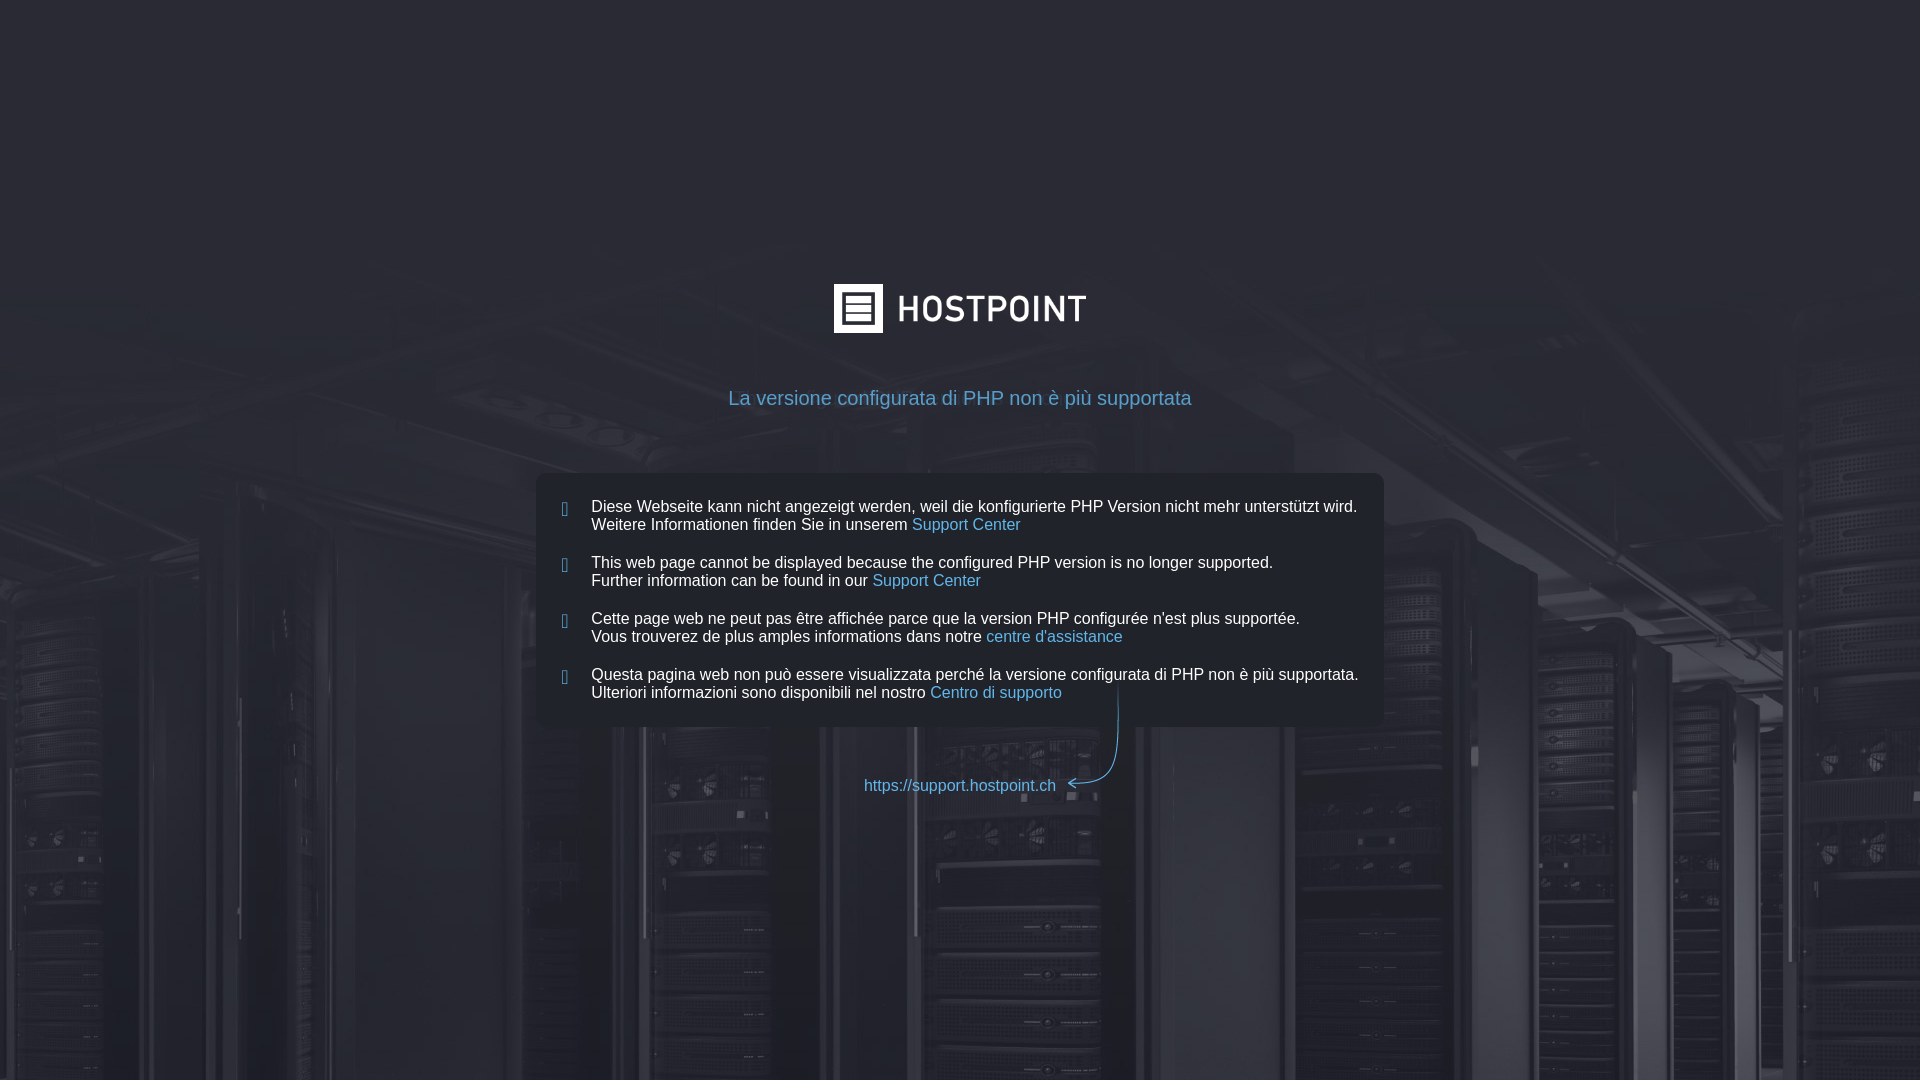 This screenshot has height=1080, width=1920. Describe the element at coordinates (925, 580) in the screenshot. I see `'Support Center'` at that location.